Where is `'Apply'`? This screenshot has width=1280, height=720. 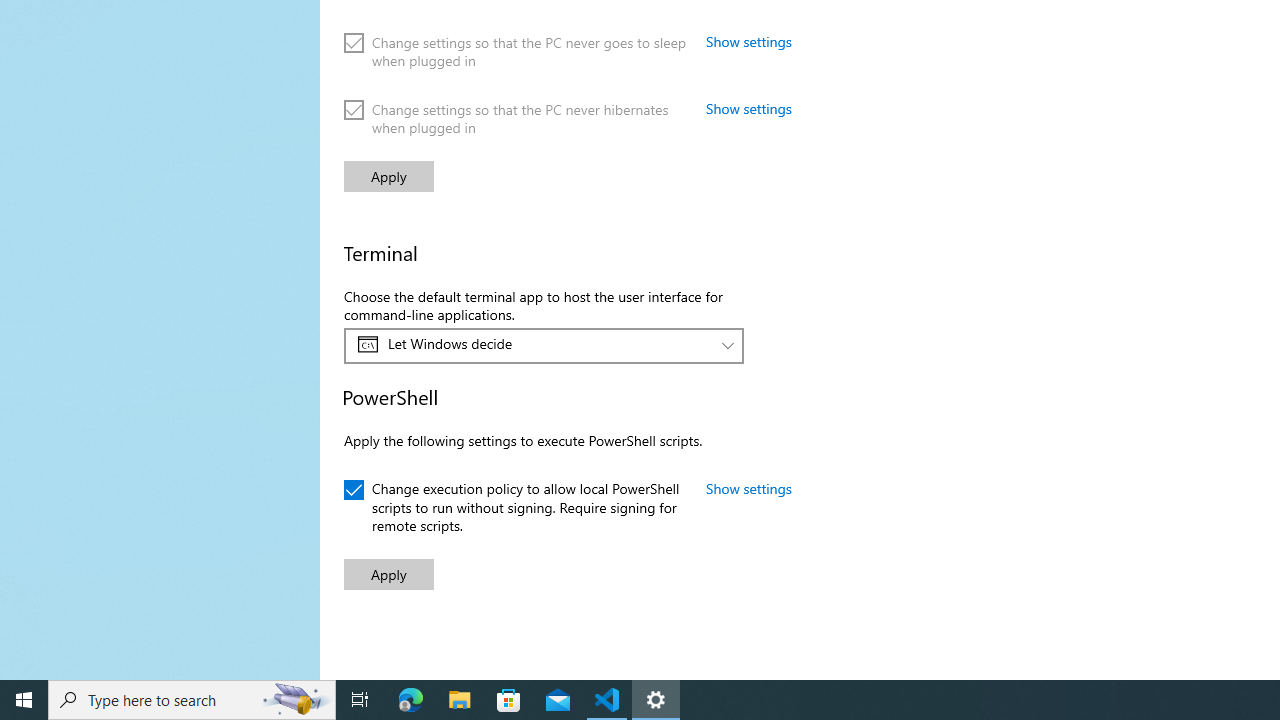 'Apply' is located at coordinates (389, 574).